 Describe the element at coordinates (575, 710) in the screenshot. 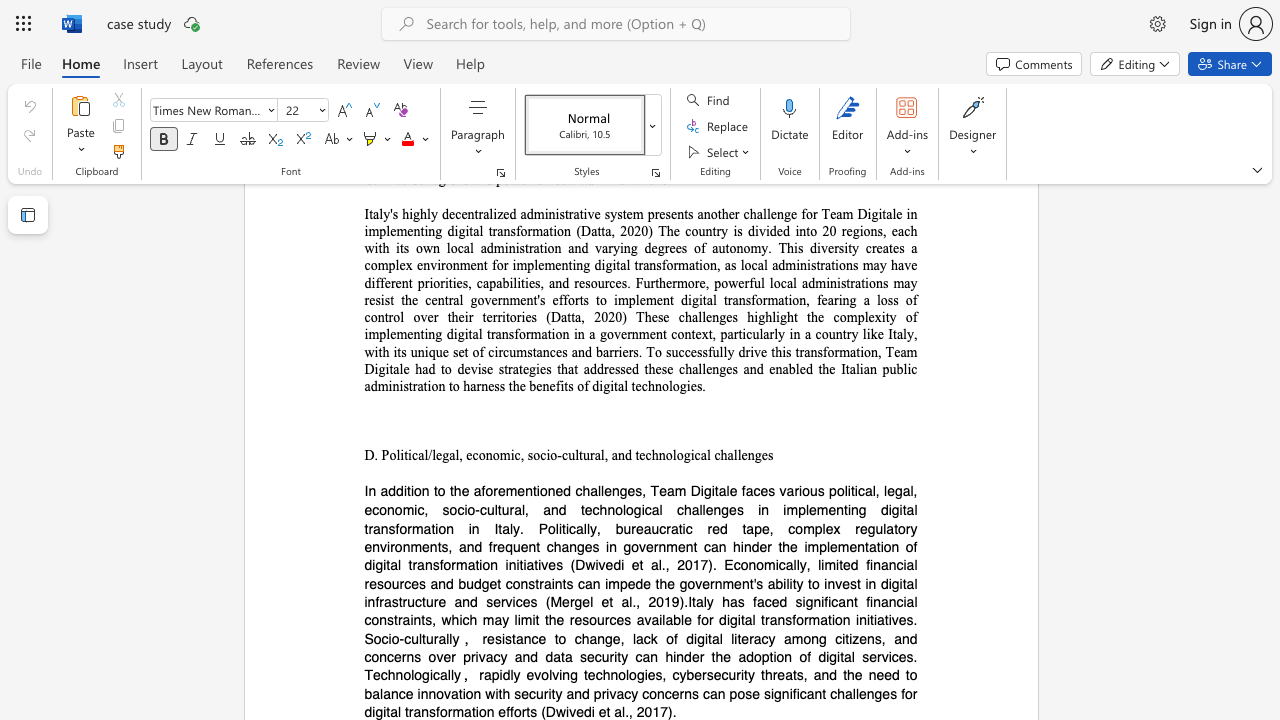

I see `the subset text "edi et al., 2017)" within the text "challenges for digital transformation efforts (Dwivedi et al., 2017)."` at that location.